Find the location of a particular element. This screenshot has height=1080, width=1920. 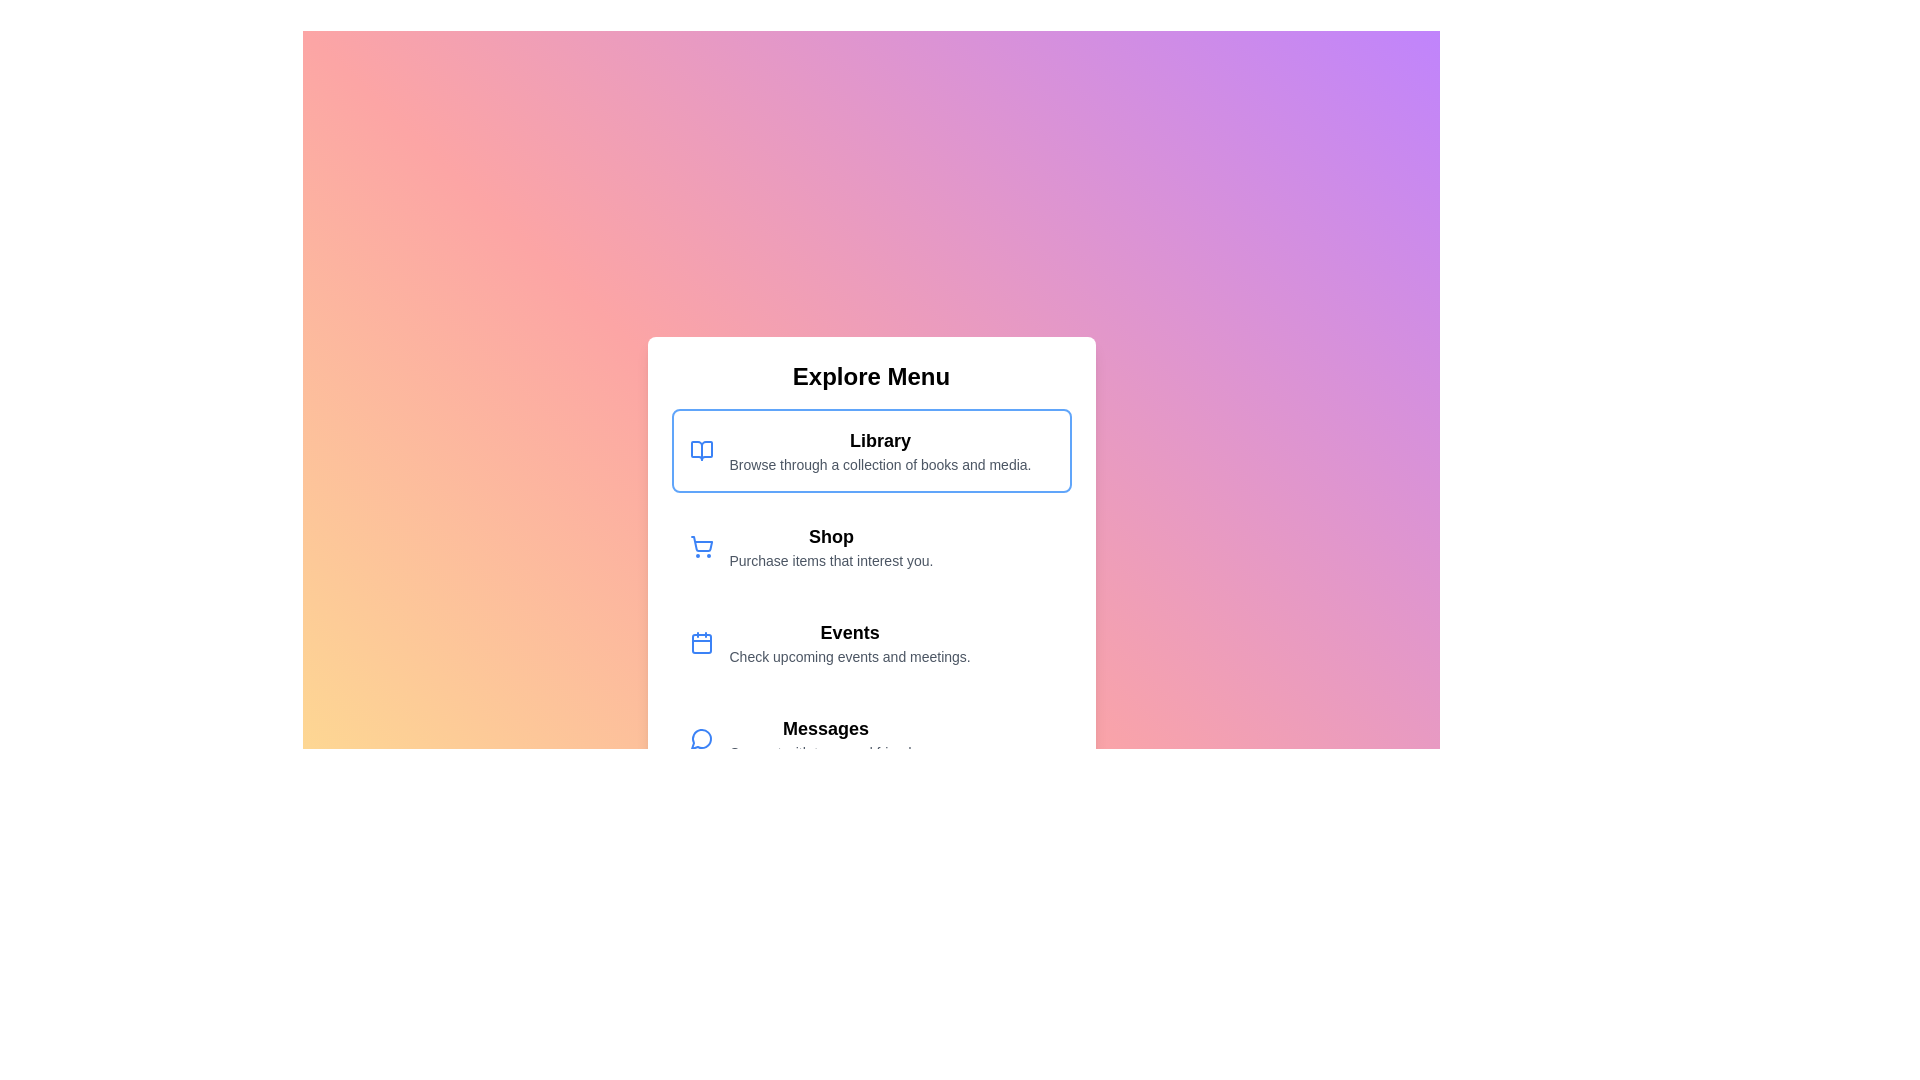

the menu option corresponding to Messages is located at coordinates (871, 739).